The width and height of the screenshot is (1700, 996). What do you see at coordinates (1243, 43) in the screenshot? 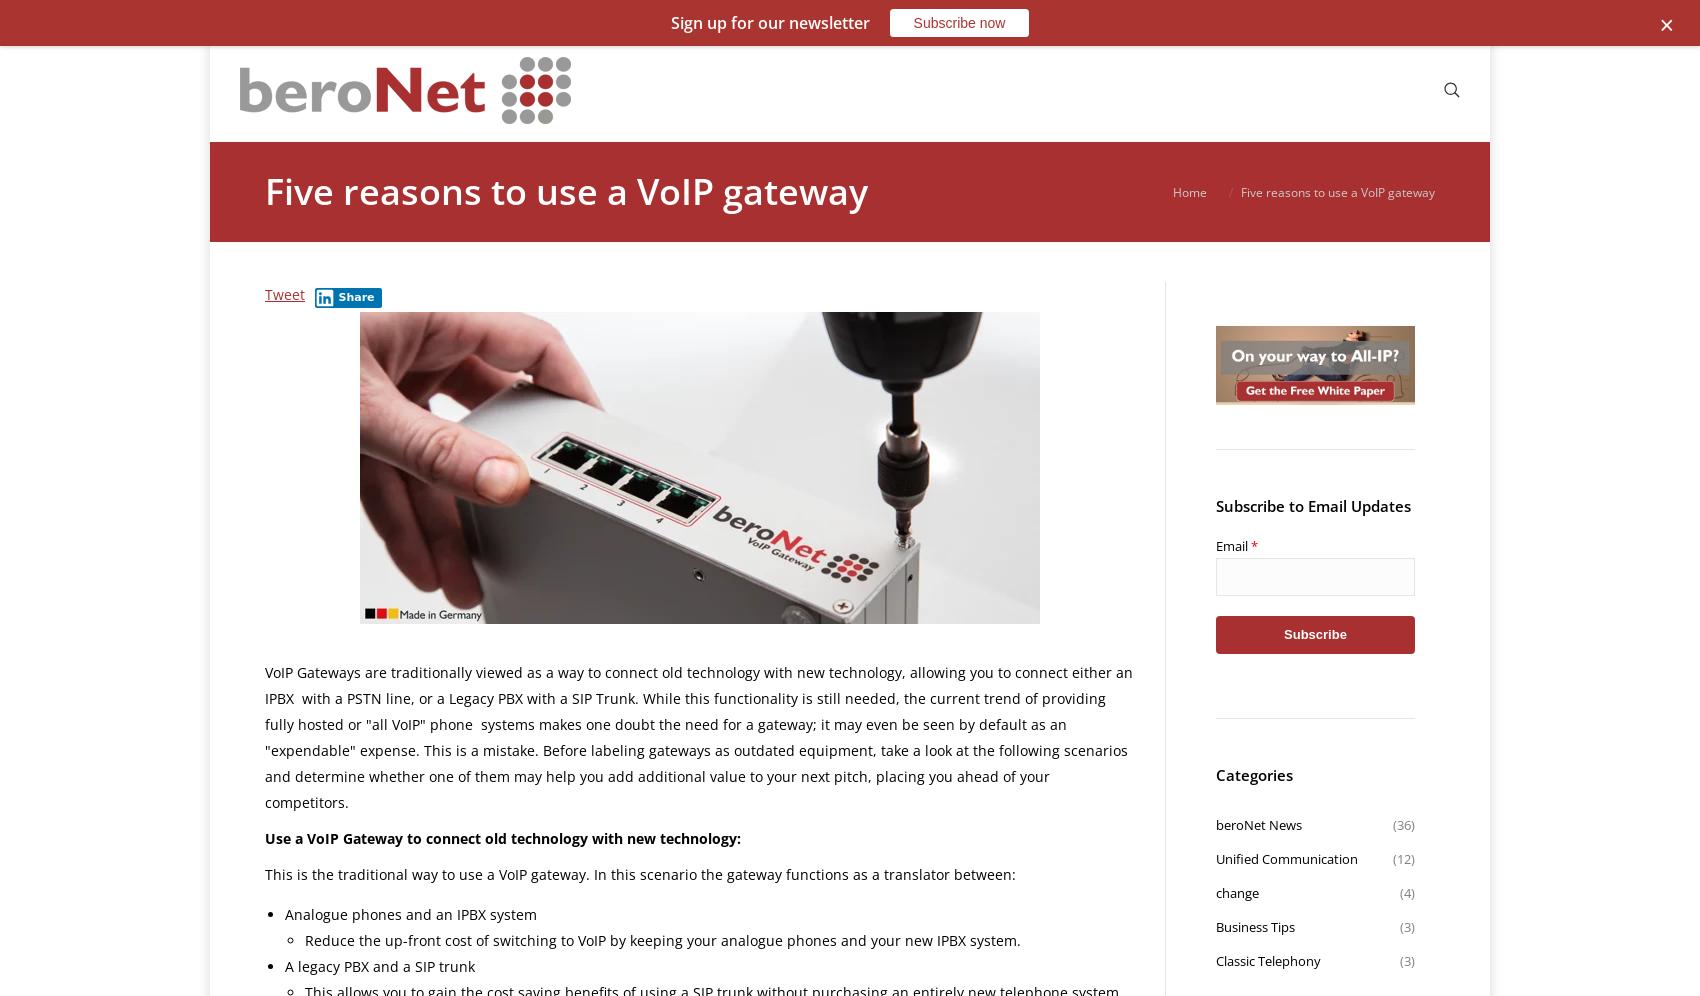
I see `'Deutsch'` at bounding box center [1243, 43].